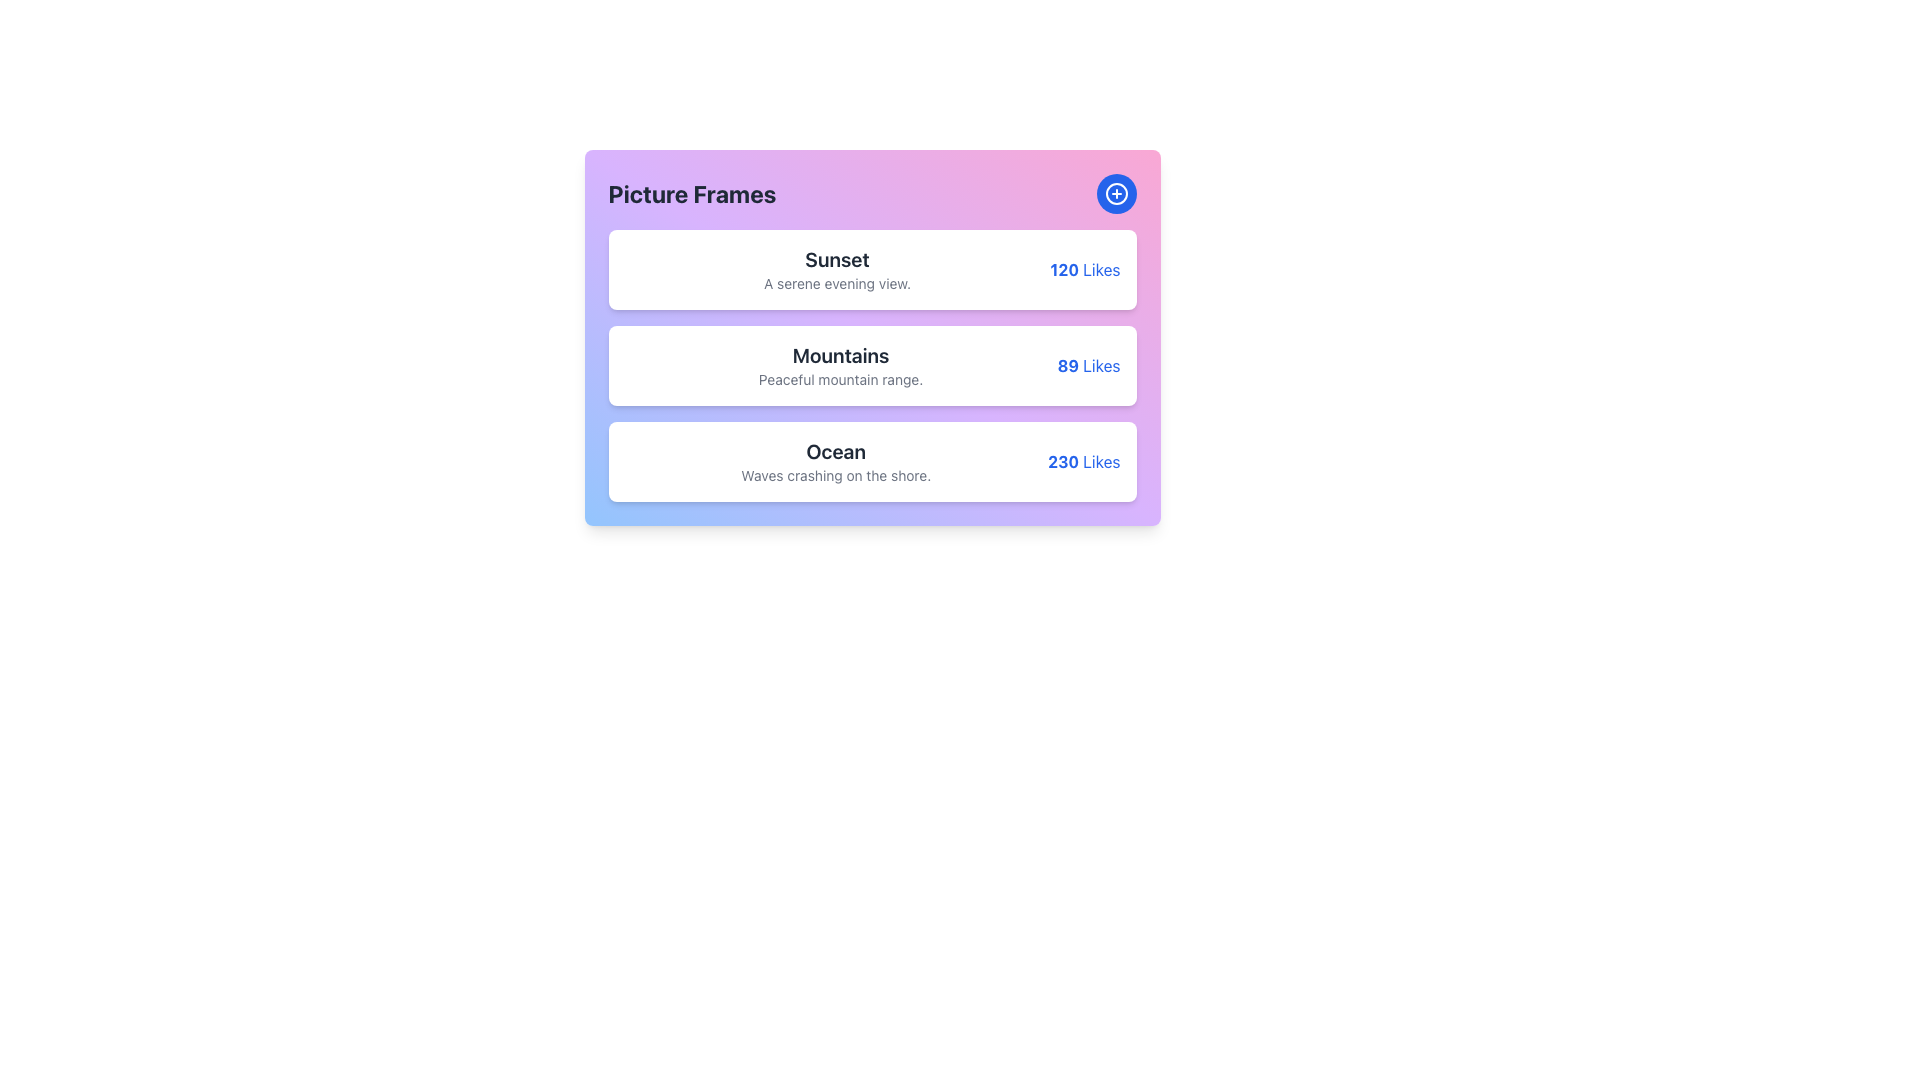  What do you see at coordinates (835, 462) in the screenshot?
I see `the Text label that serves as a content title for the scenic item, which is located in the main content center of the third card from the top` at bounding box center [835, 462].